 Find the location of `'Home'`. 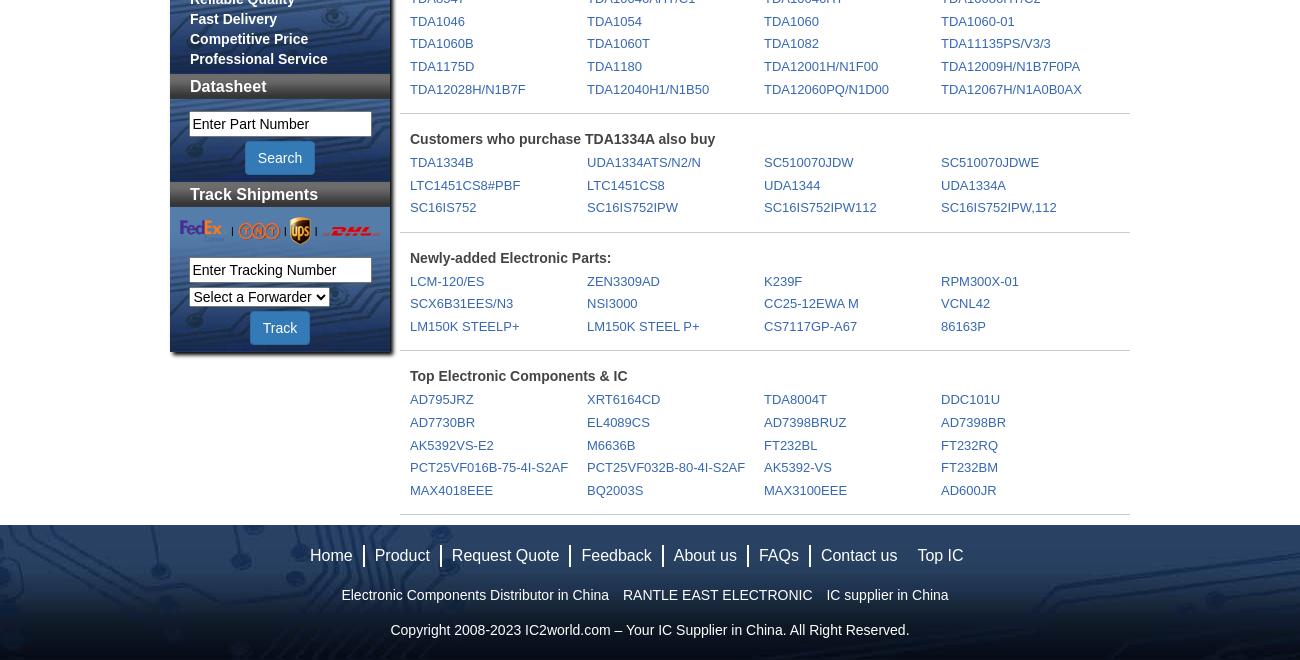

'Home' is located at coordinates (329, 555).